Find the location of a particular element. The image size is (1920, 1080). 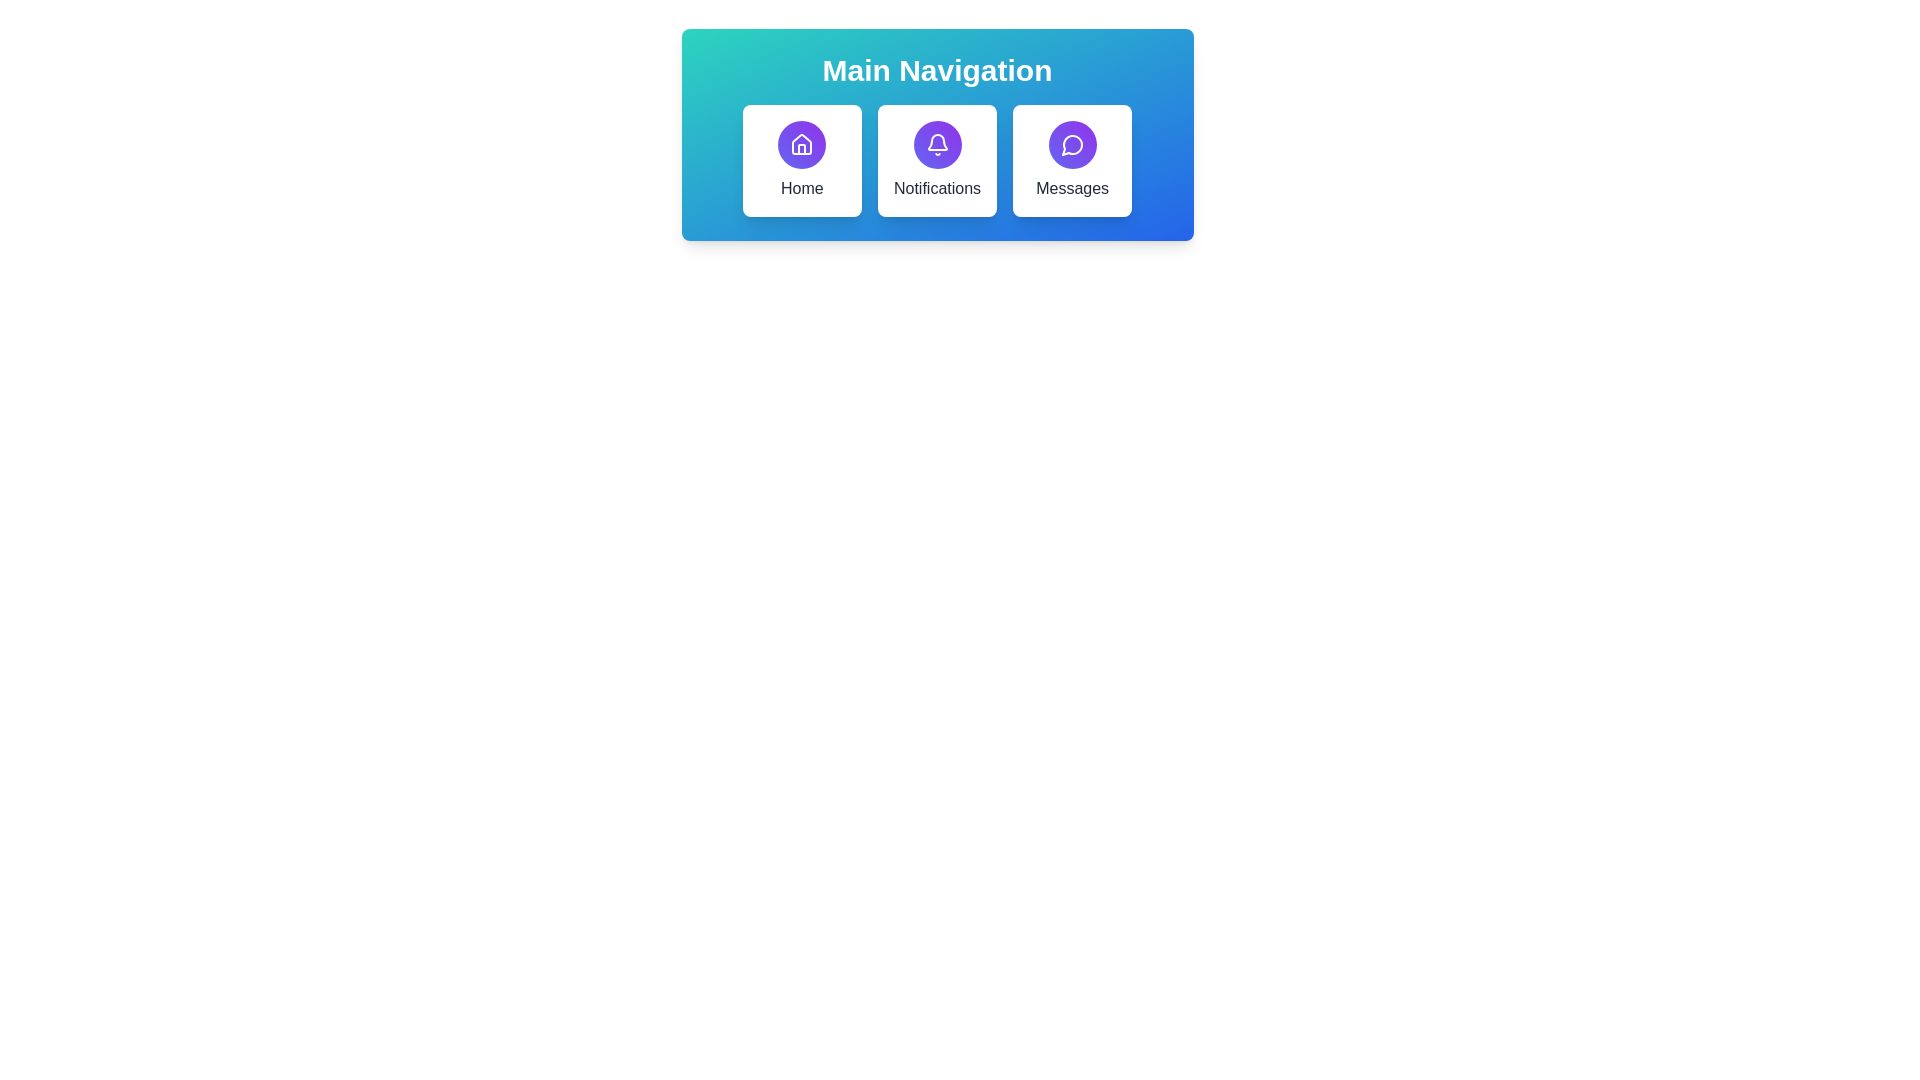

the minimalistic house-shaped icon located centrally within the circular purple button of the 'Home' navigation option is located at coordinates (802, 143).